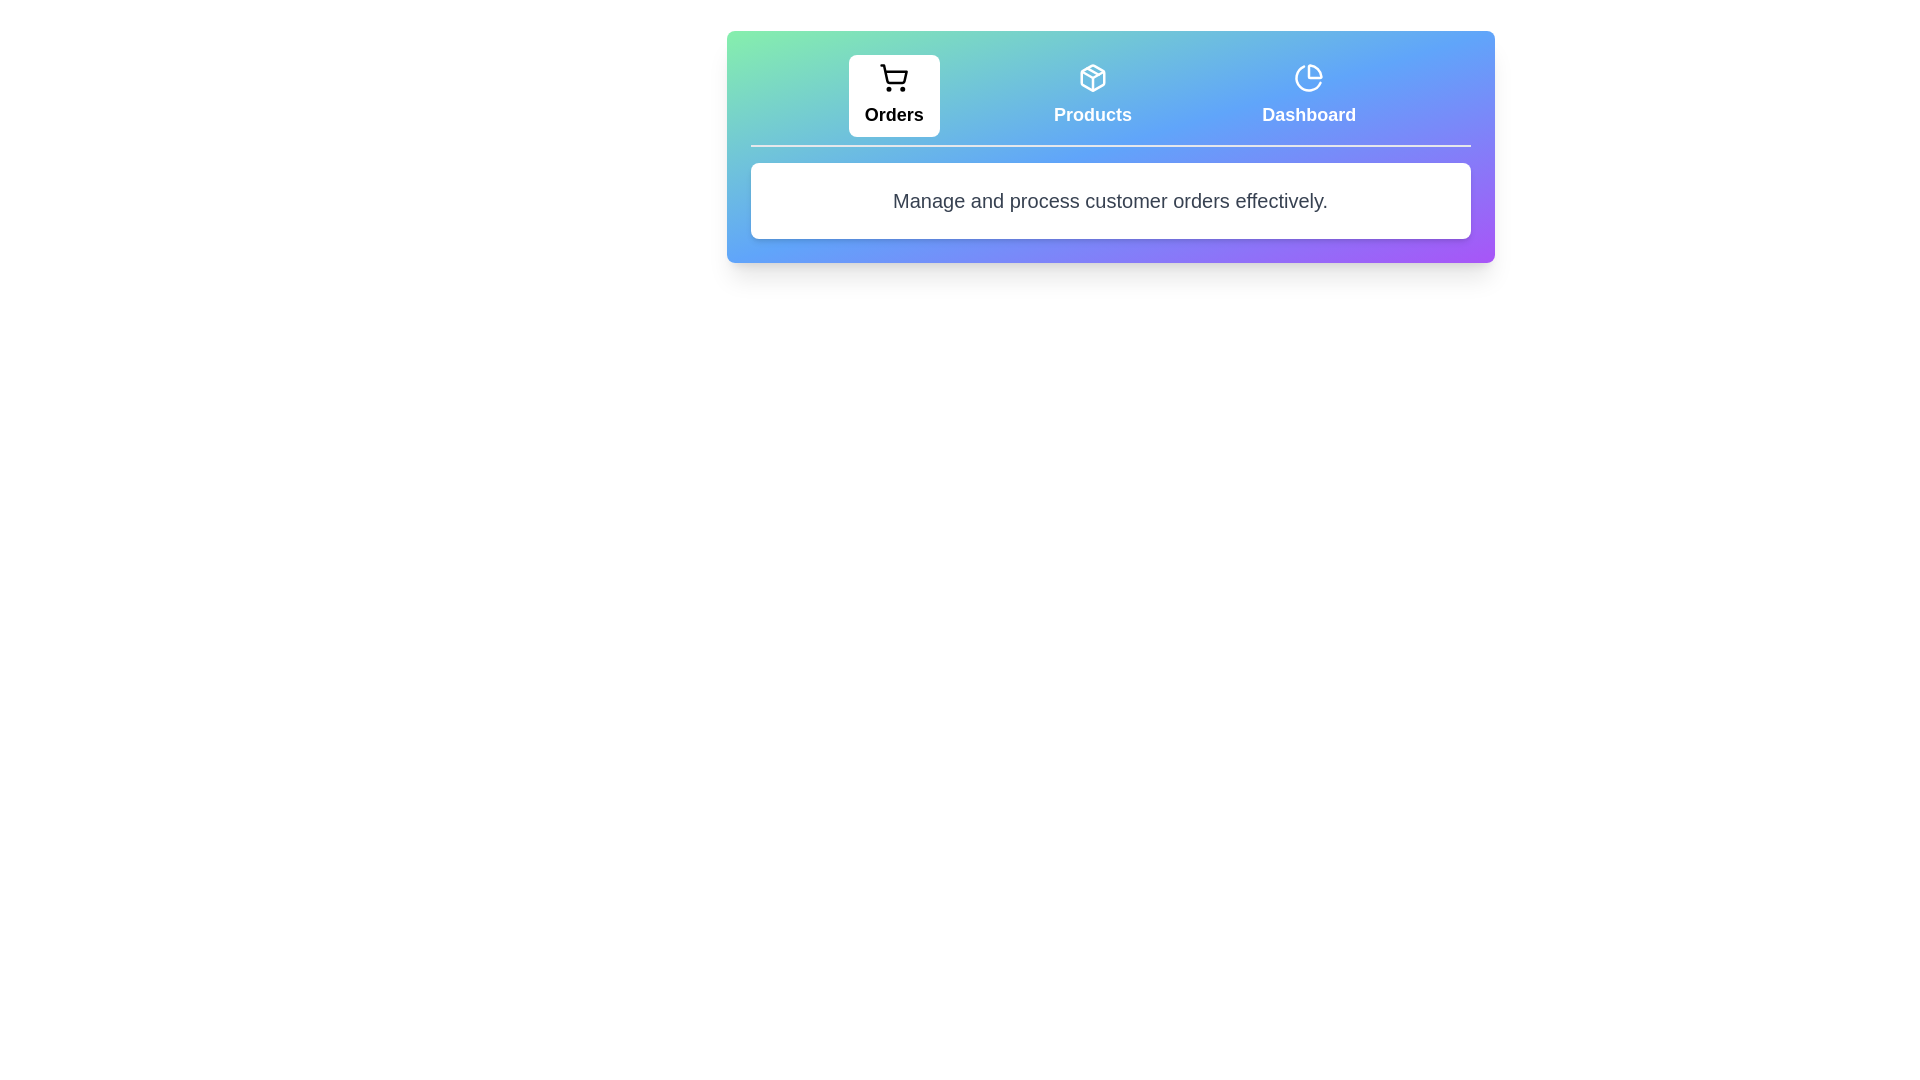 Image resolution: width=1920 pixels, height=1080 pixels. I want to click on the tab labeled Products to display its associated text, so click(1092, 96).